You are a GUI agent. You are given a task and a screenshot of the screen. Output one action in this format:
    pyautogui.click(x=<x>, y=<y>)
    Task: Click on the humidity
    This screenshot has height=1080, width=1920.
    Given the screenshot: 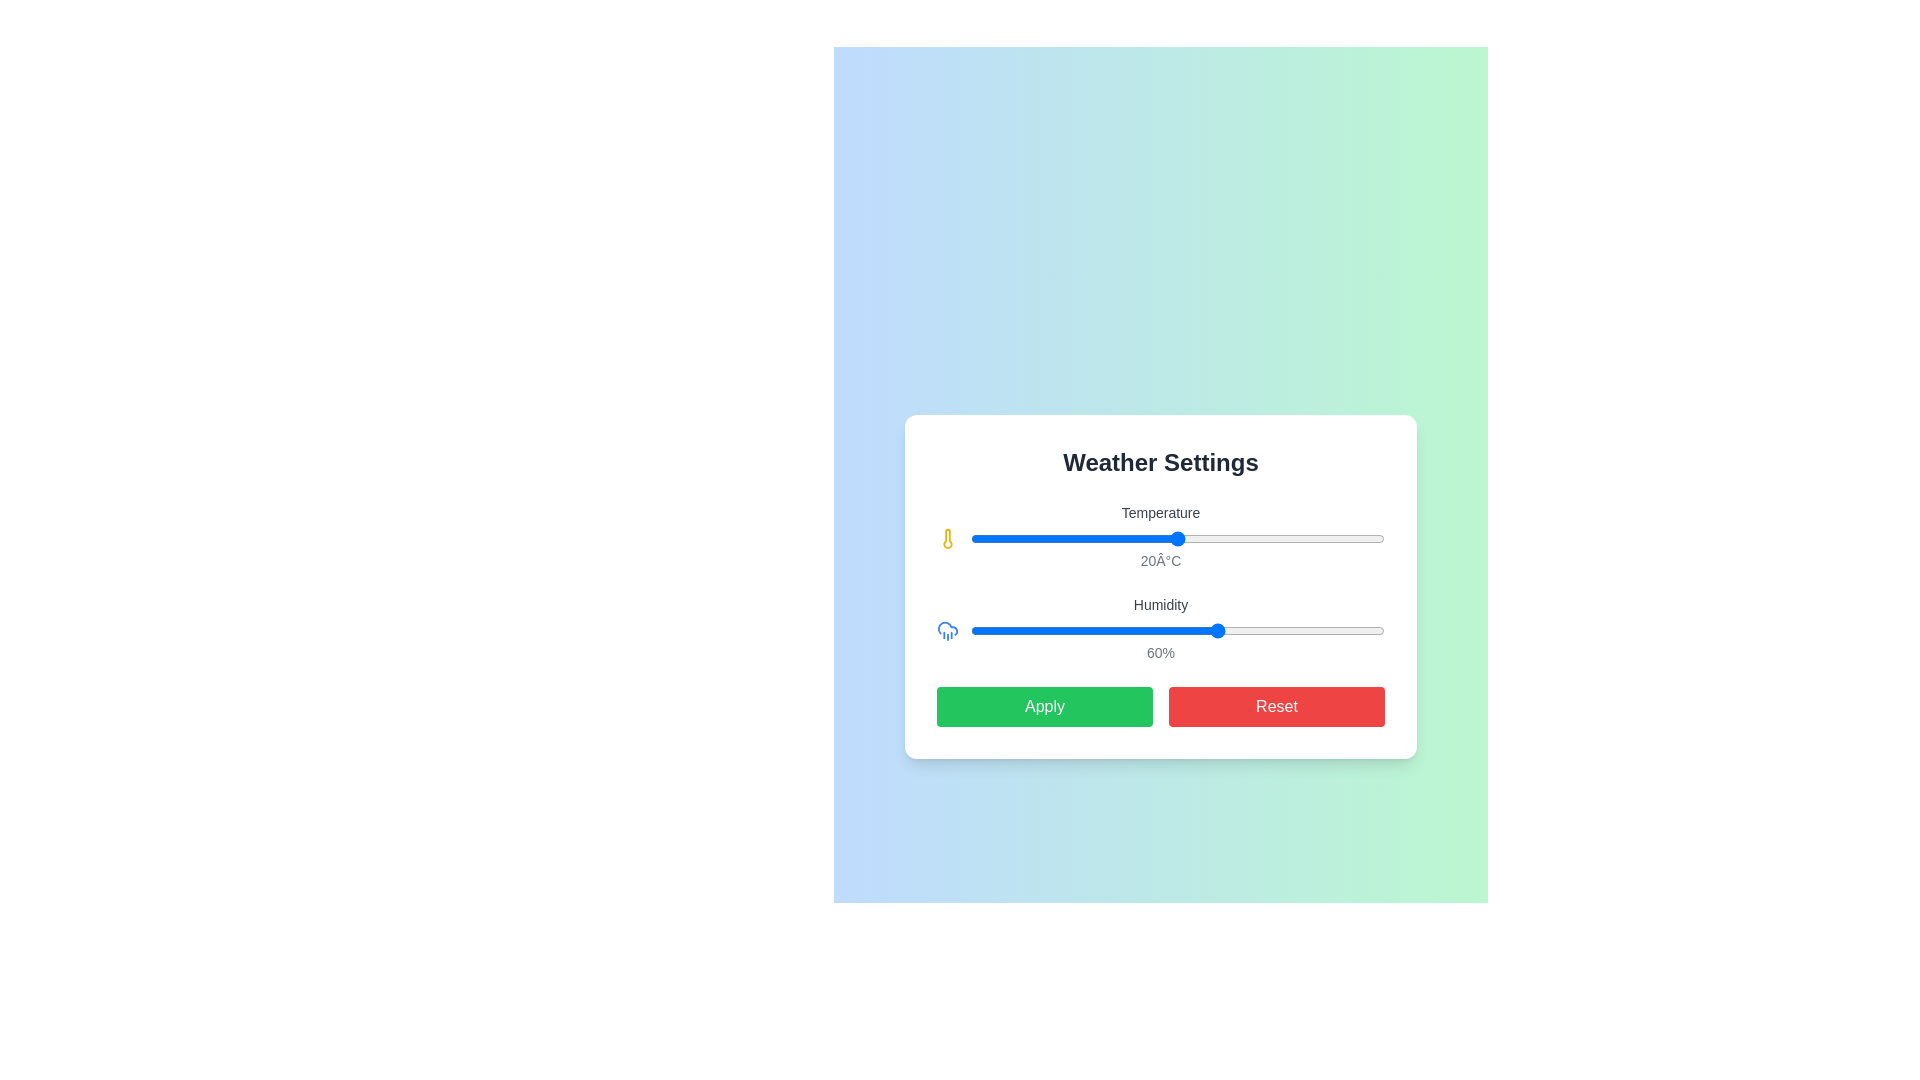 What is the action you would take?
    pyautogui.click(x=1331, y=631)
    